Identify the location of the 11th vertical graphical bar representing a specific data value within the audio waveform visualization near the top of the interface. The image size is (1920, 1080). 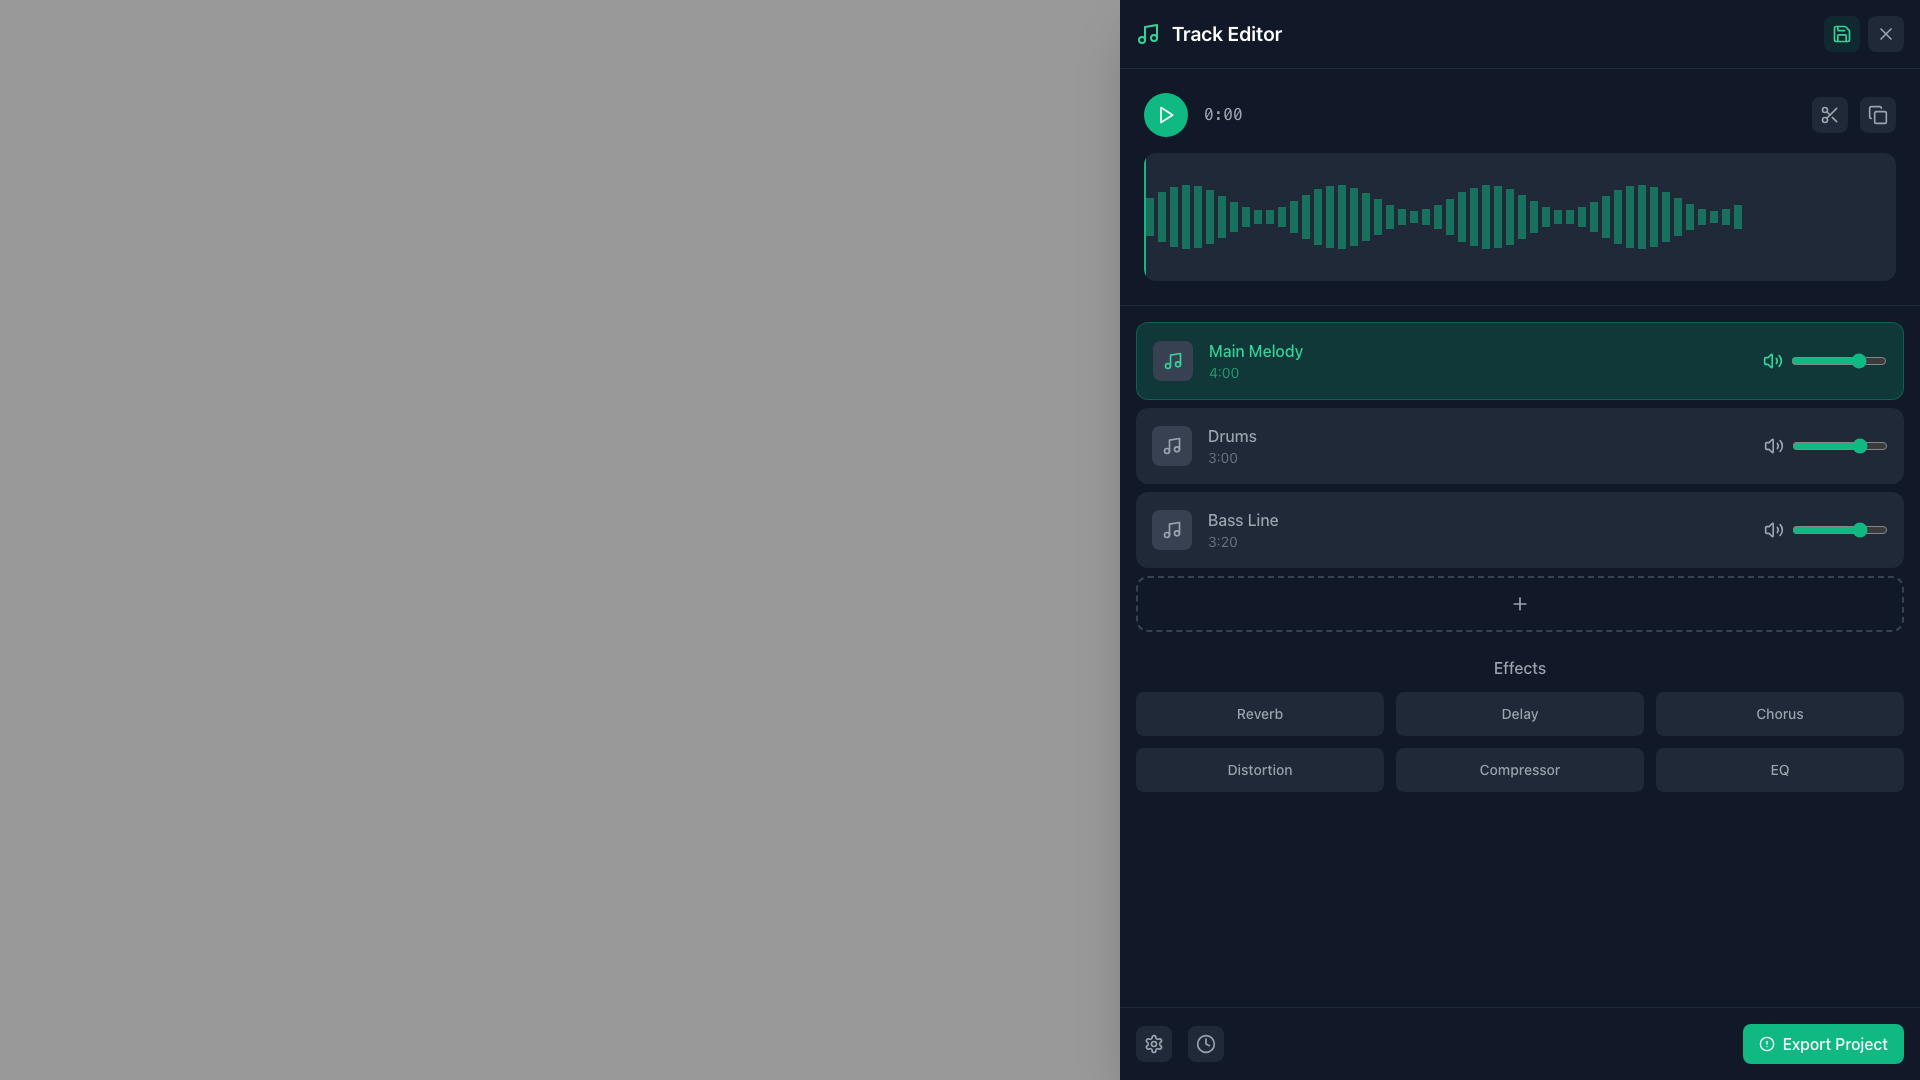
(1269, 216).